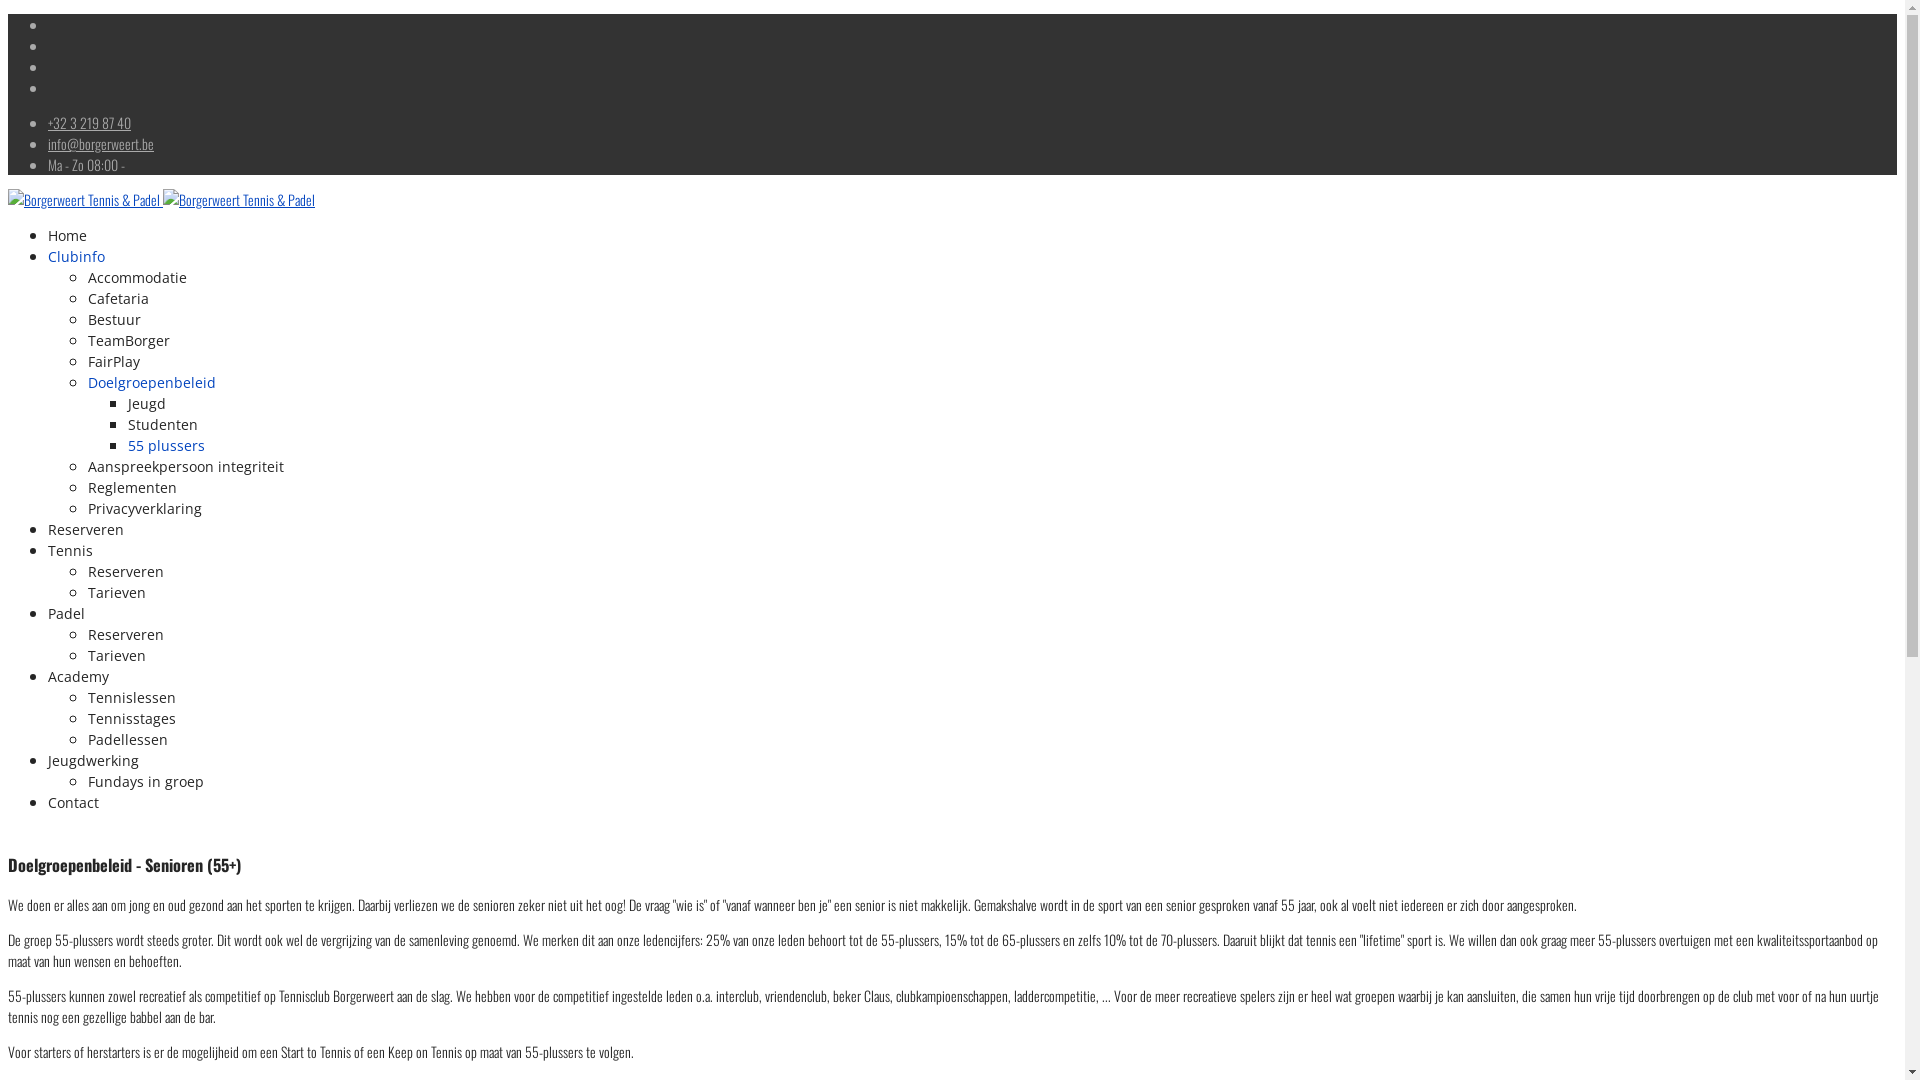 The width and height of the screenshot is (1920, 1080). I want to click on 'Cafetaria', so click(86, 298).